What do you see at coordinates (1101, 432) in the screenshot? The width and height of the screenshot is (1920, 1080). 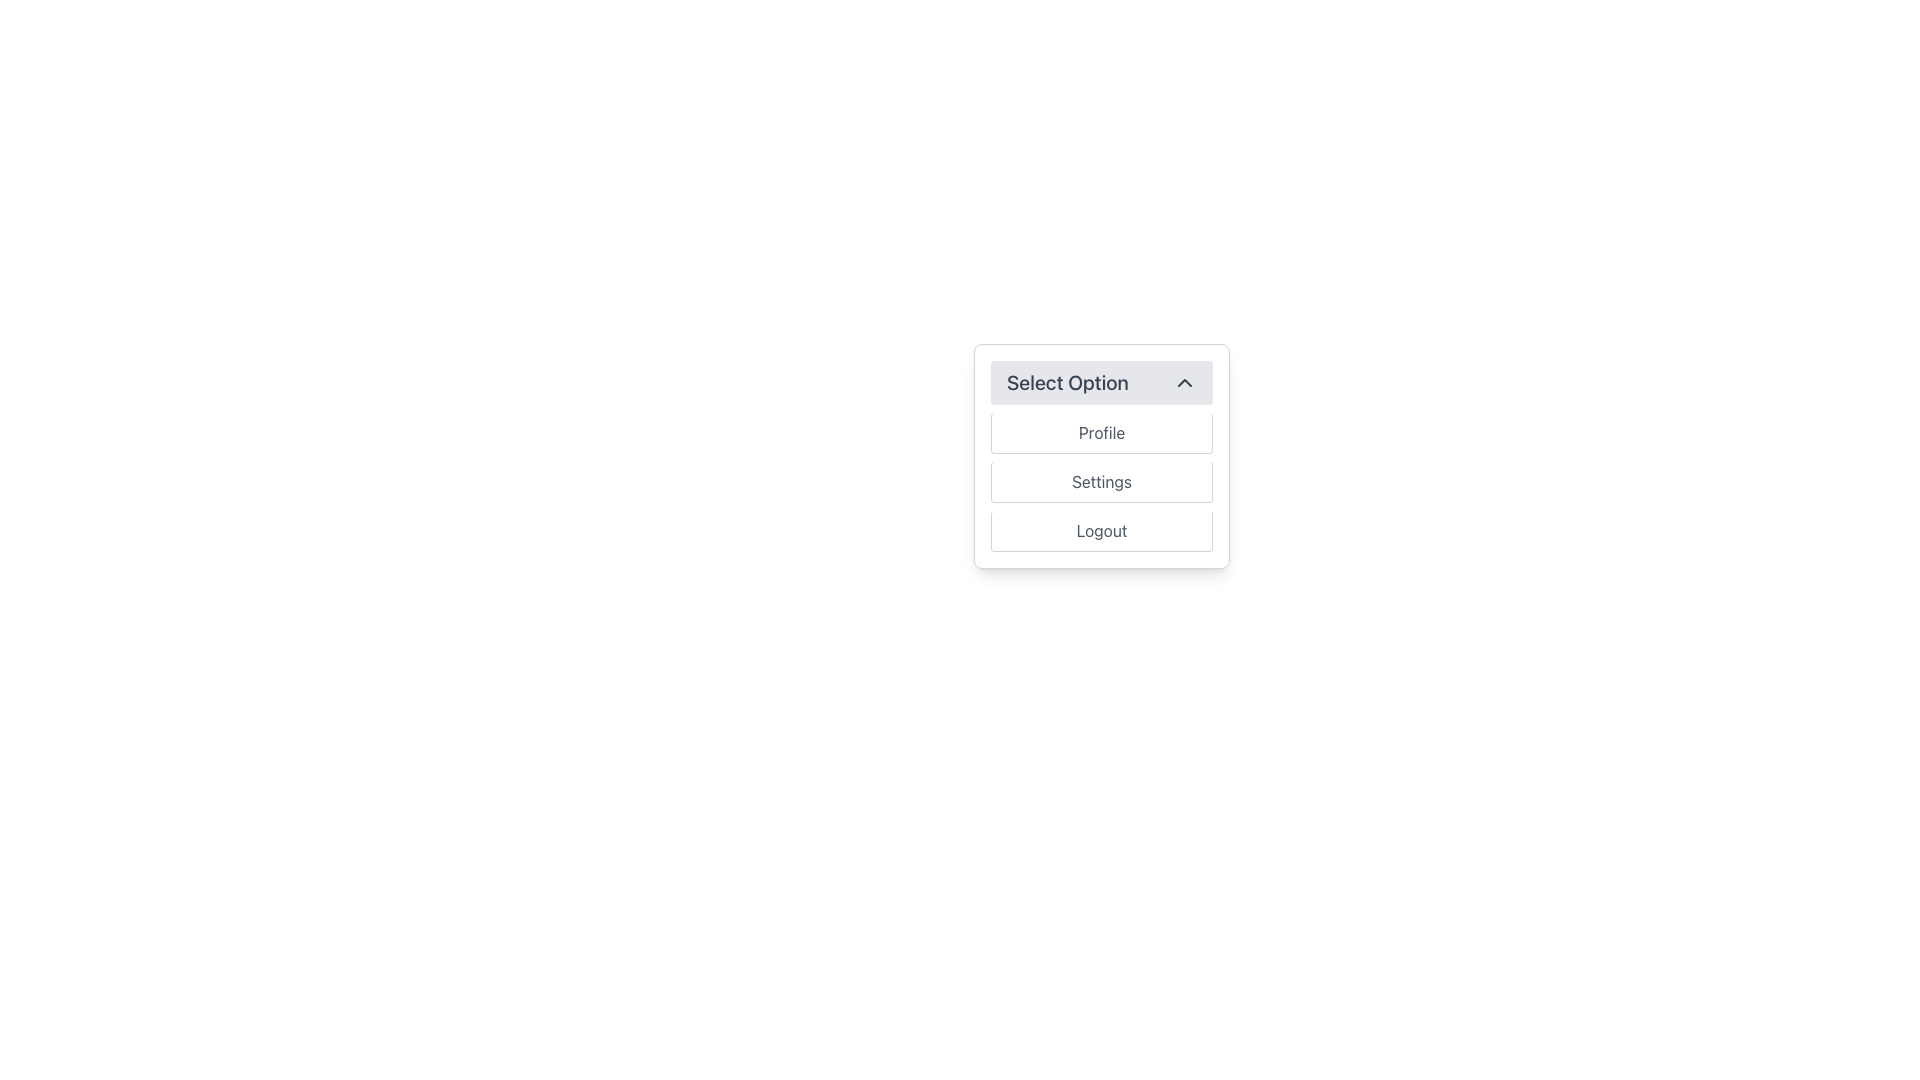 I see `the 'Profile' button` at bounding box center [1101, 432].